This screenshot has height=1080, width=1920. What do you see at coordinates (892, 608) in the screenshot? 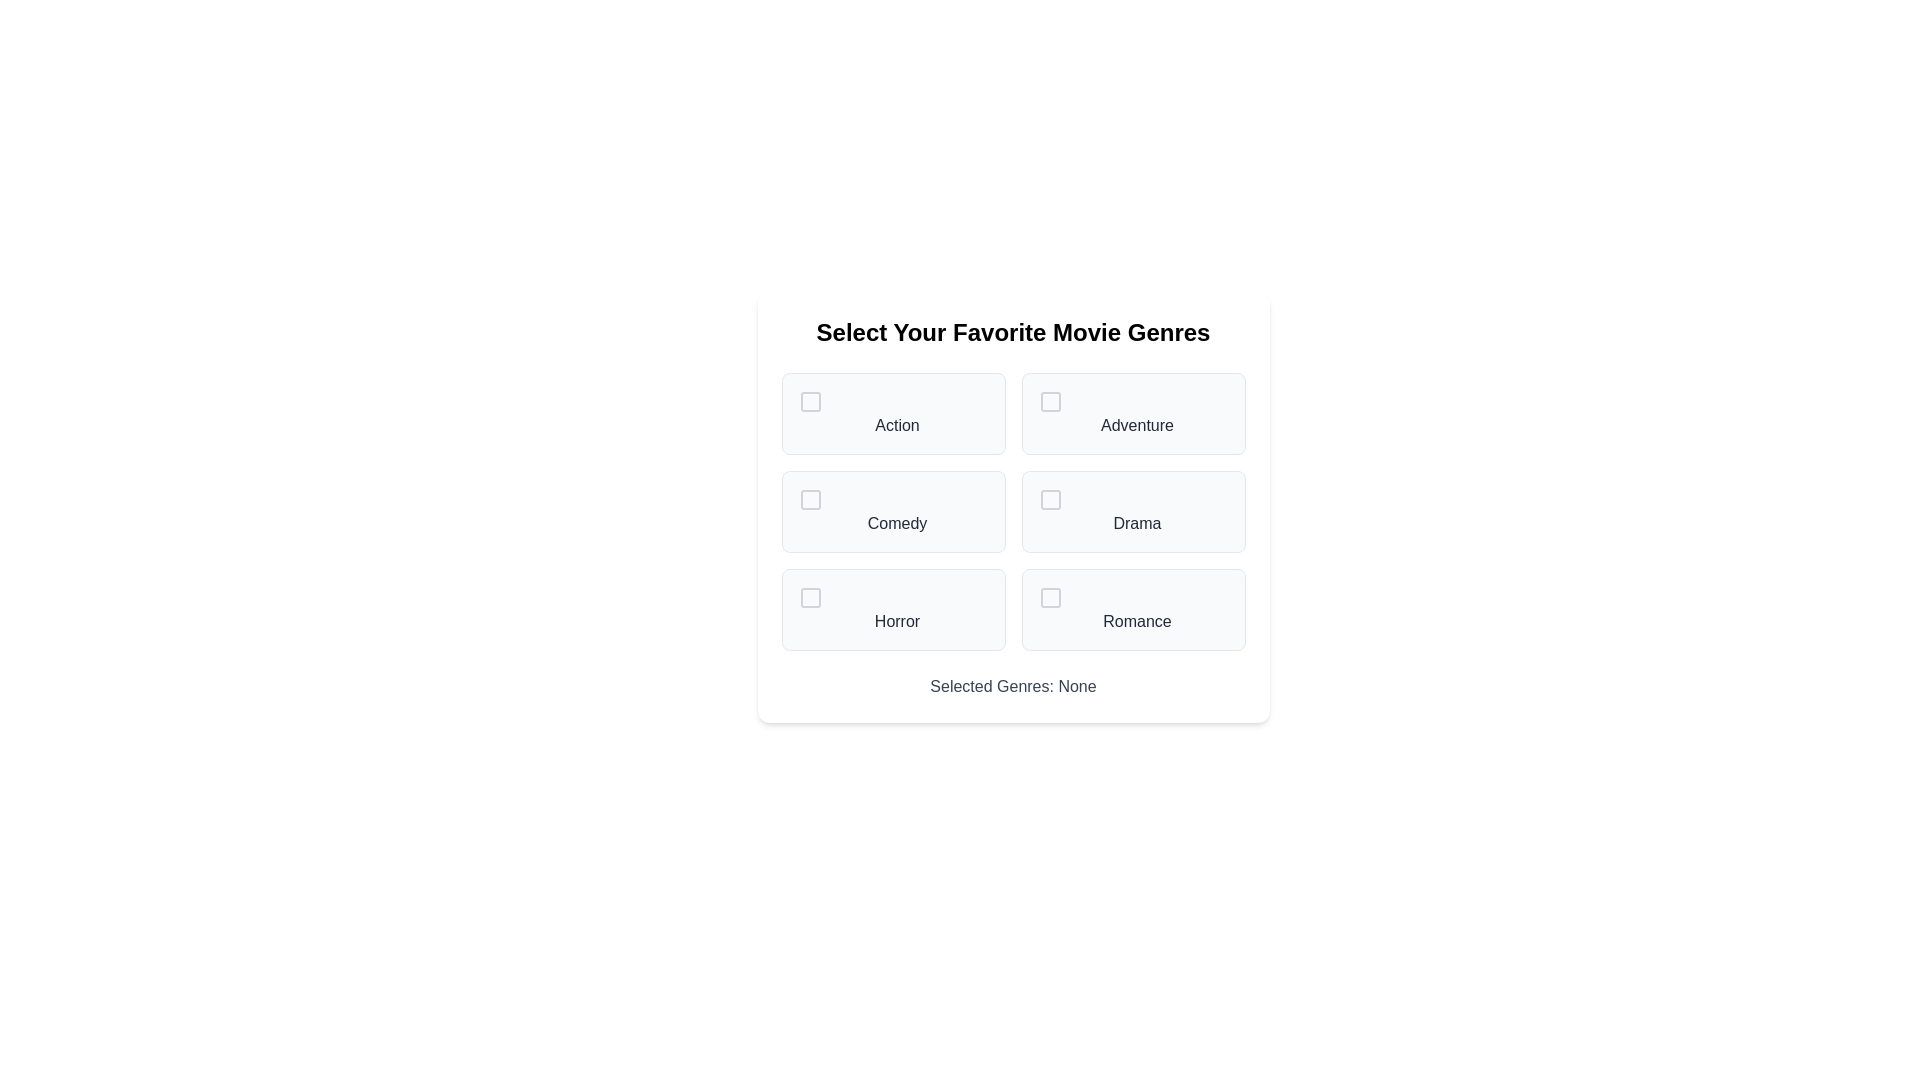
I see `the genre Horror to observe its hover effect` at bounding box center [892, 608].